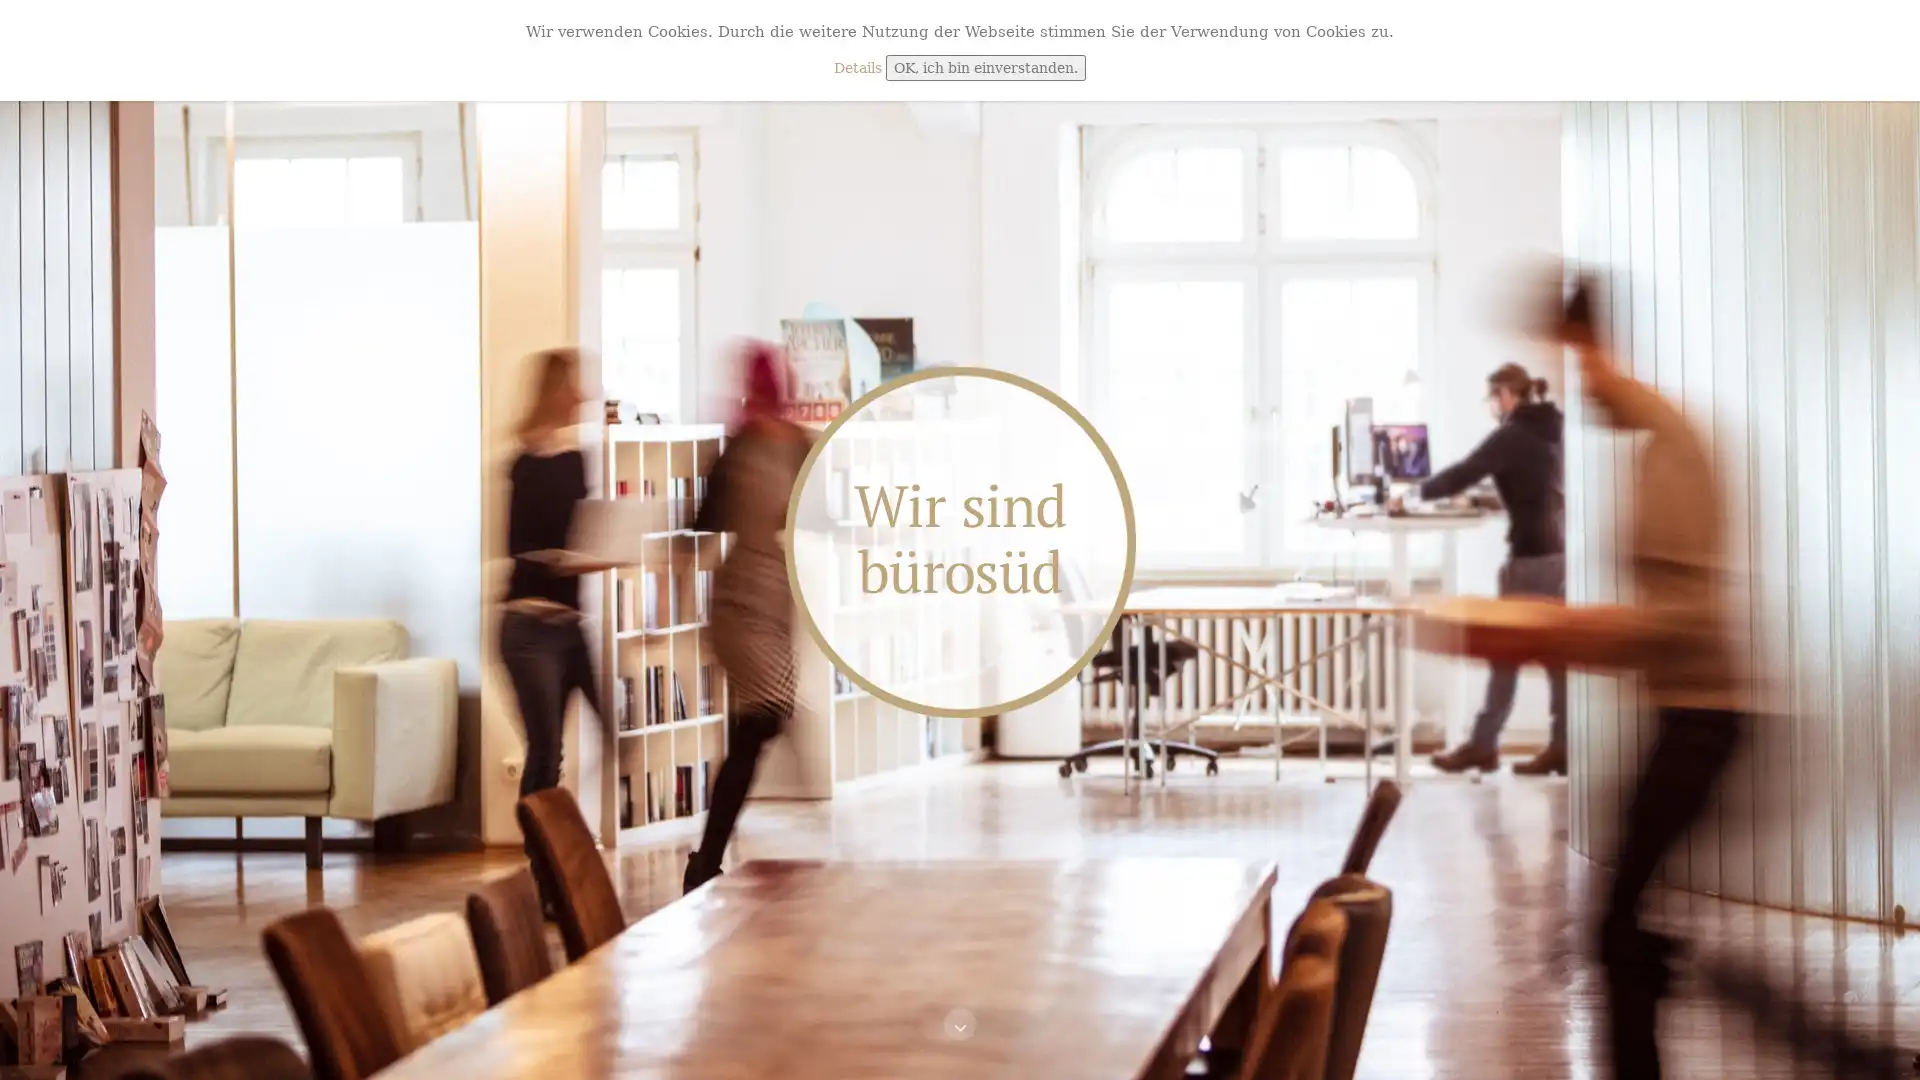  What do you see at coordinates (985, 67) in the screenshot?
I see `OK, ich bin einverstanden.` at bounding box center [985, 67].